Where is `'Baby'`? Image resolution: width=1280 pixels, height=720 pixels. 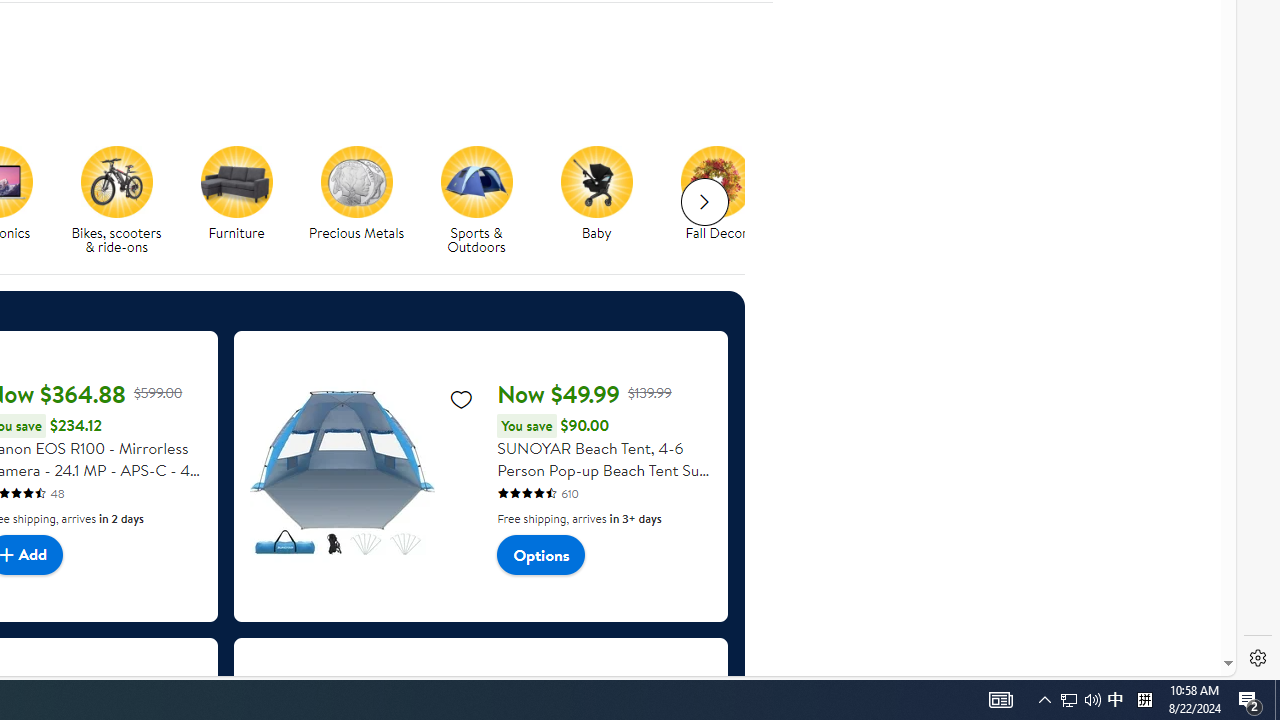 'Baby' is located at coordinates (596, 181).